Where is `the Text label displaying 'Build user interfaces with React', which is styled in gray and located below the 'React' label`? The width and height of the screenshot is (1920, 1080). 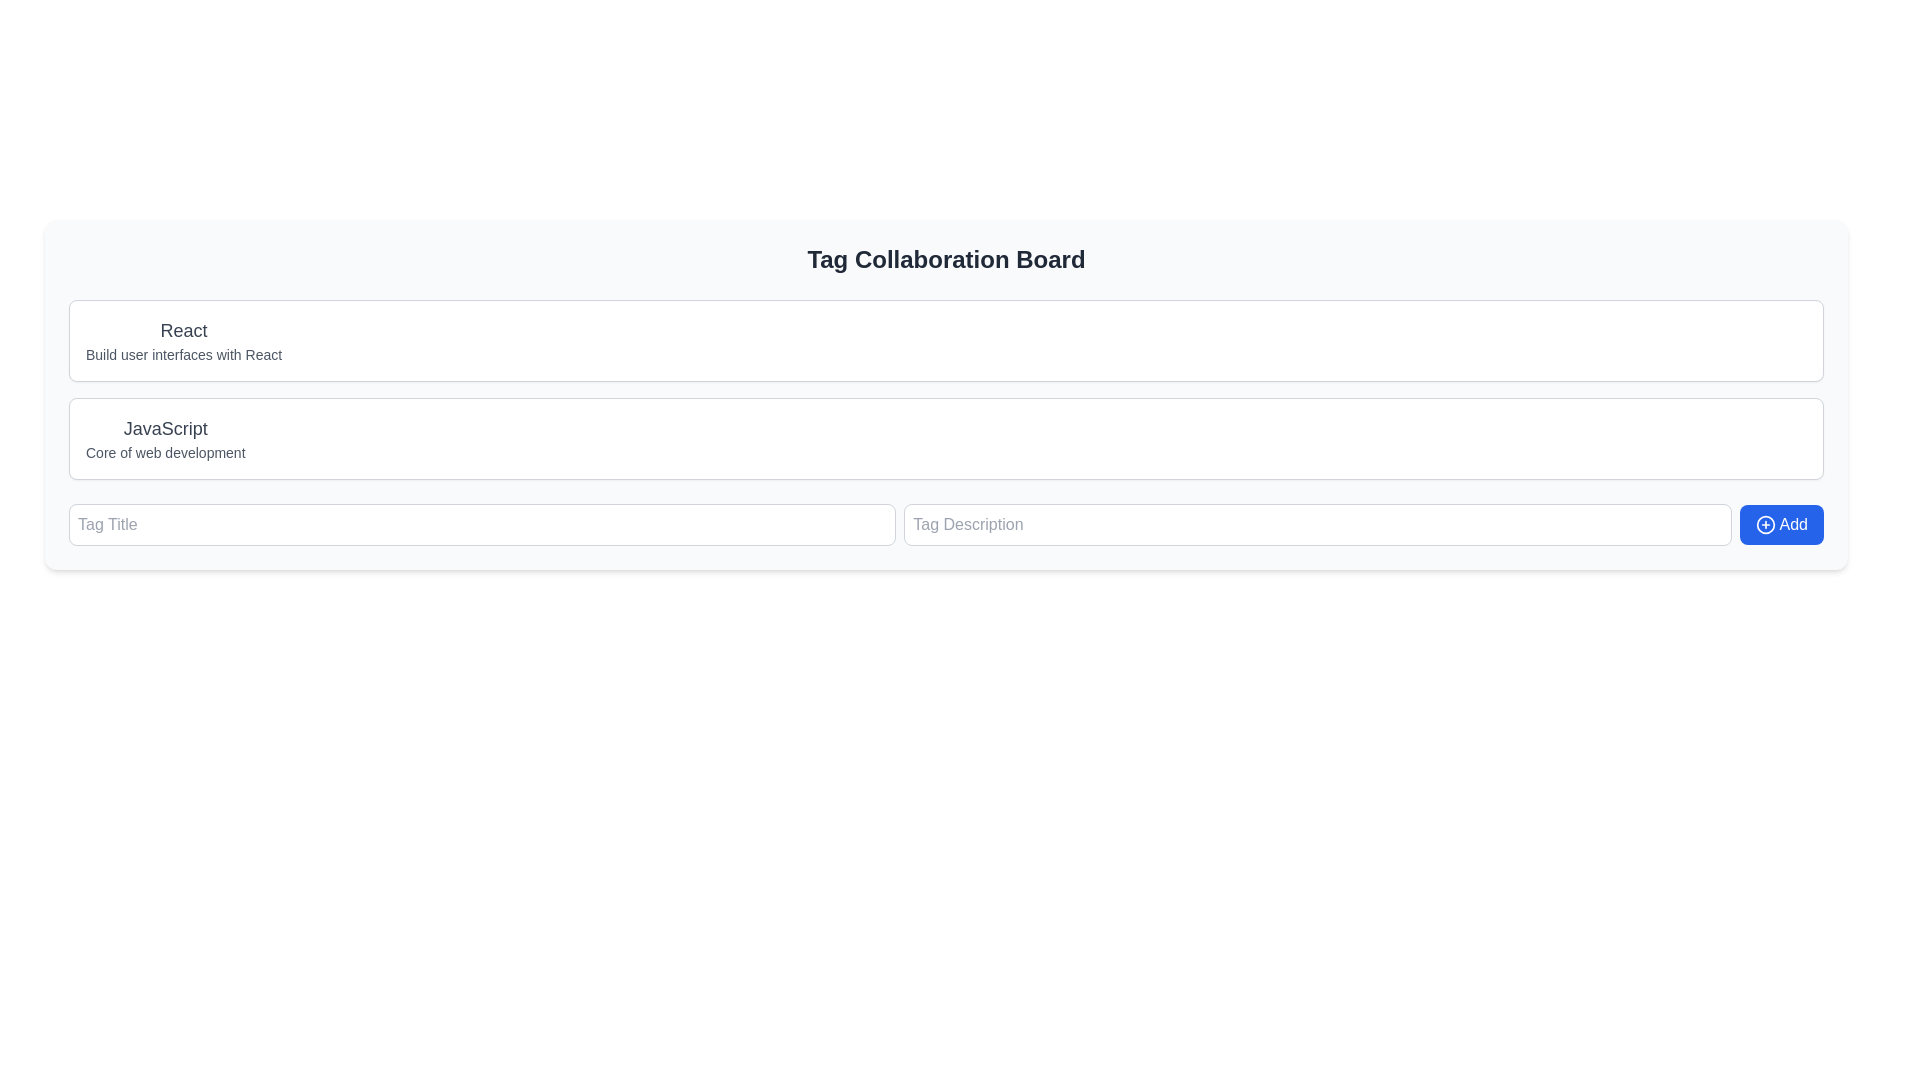
the Text label displaying 'Build user interfaces with React', which is styled in gray and located below the 'React' label is located at coordinates (184, 353).